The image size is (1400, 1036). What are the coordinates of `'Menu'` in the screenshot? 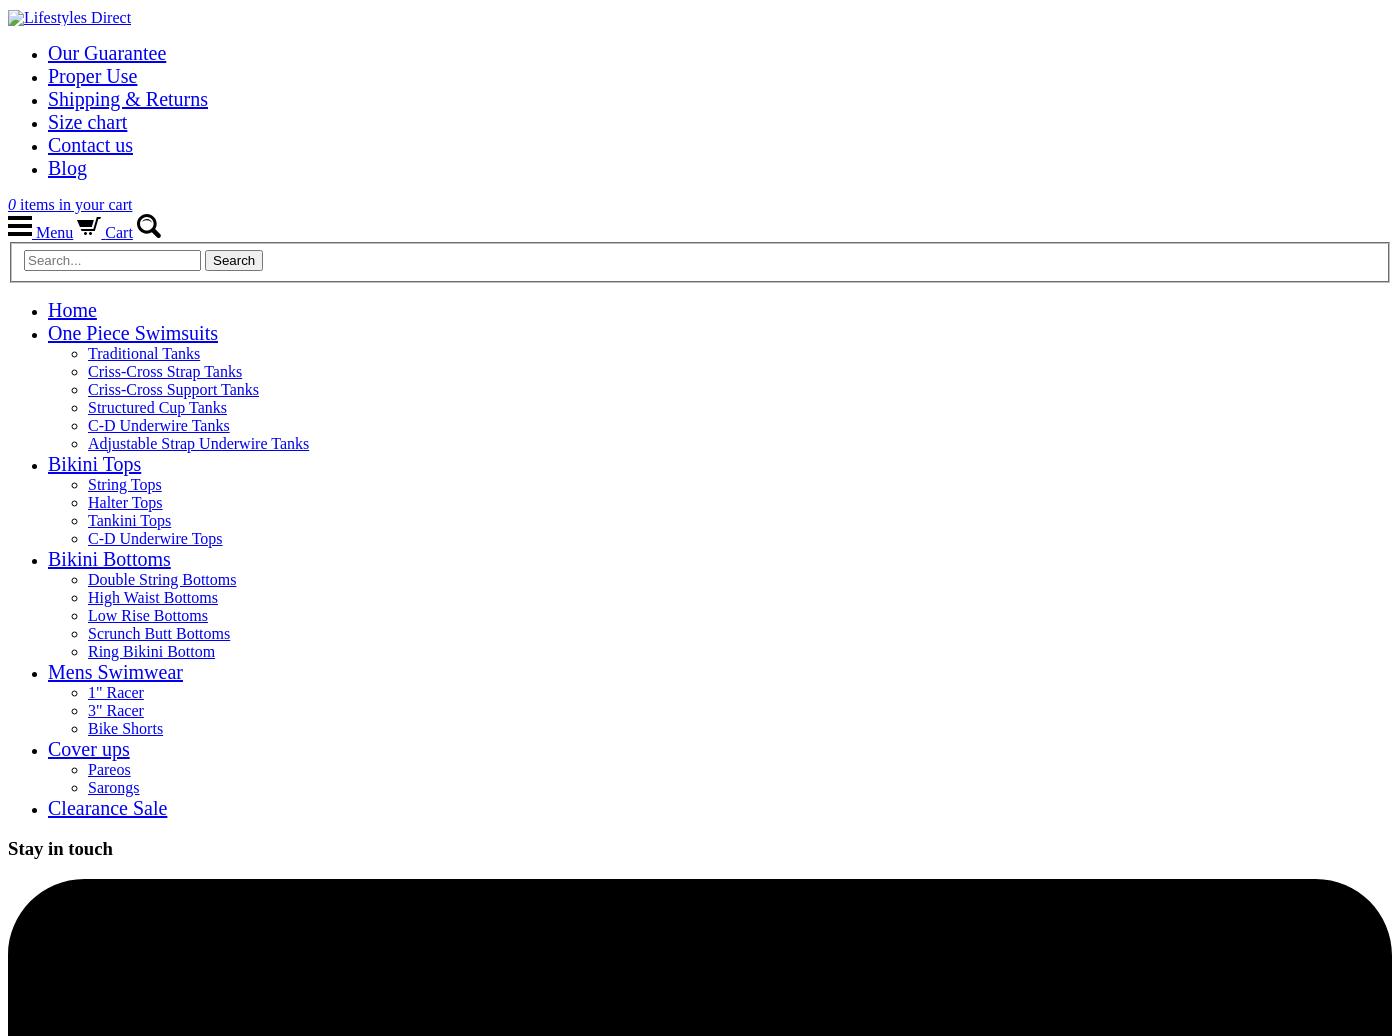 It's located at (52, 232).